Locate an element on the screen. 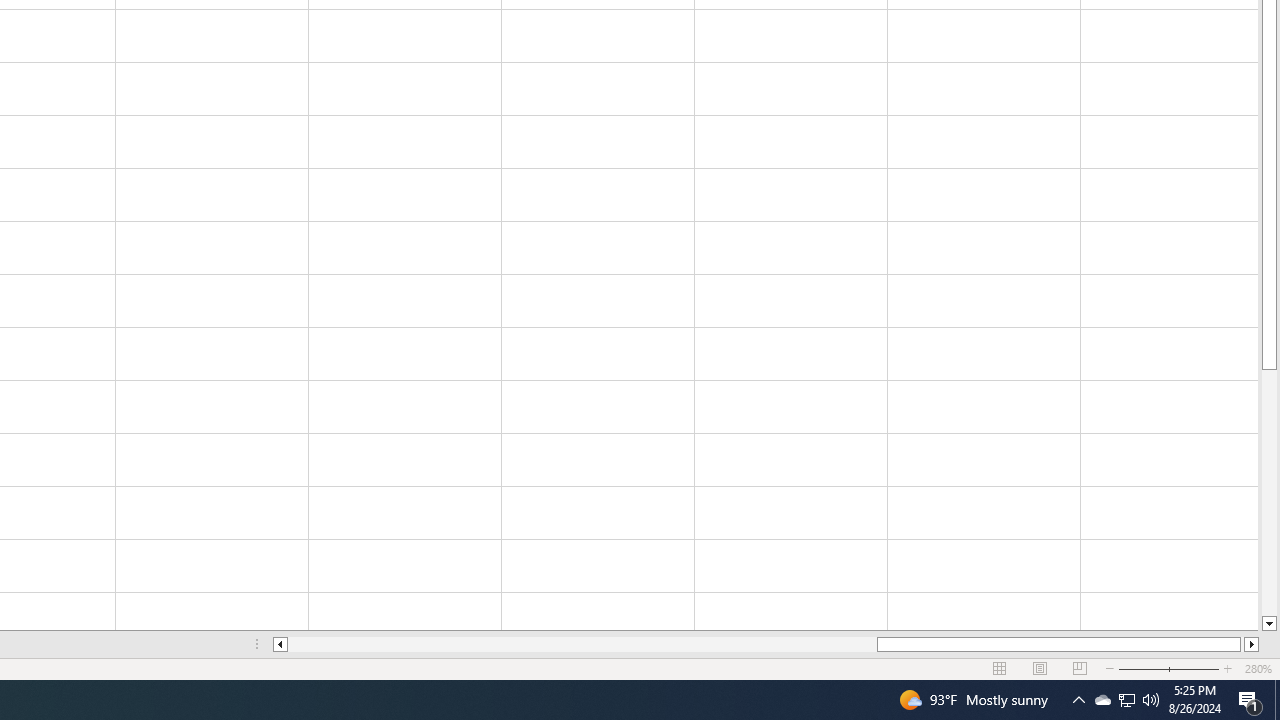  'Zoom Out' is located at coordinates (1157, 669).